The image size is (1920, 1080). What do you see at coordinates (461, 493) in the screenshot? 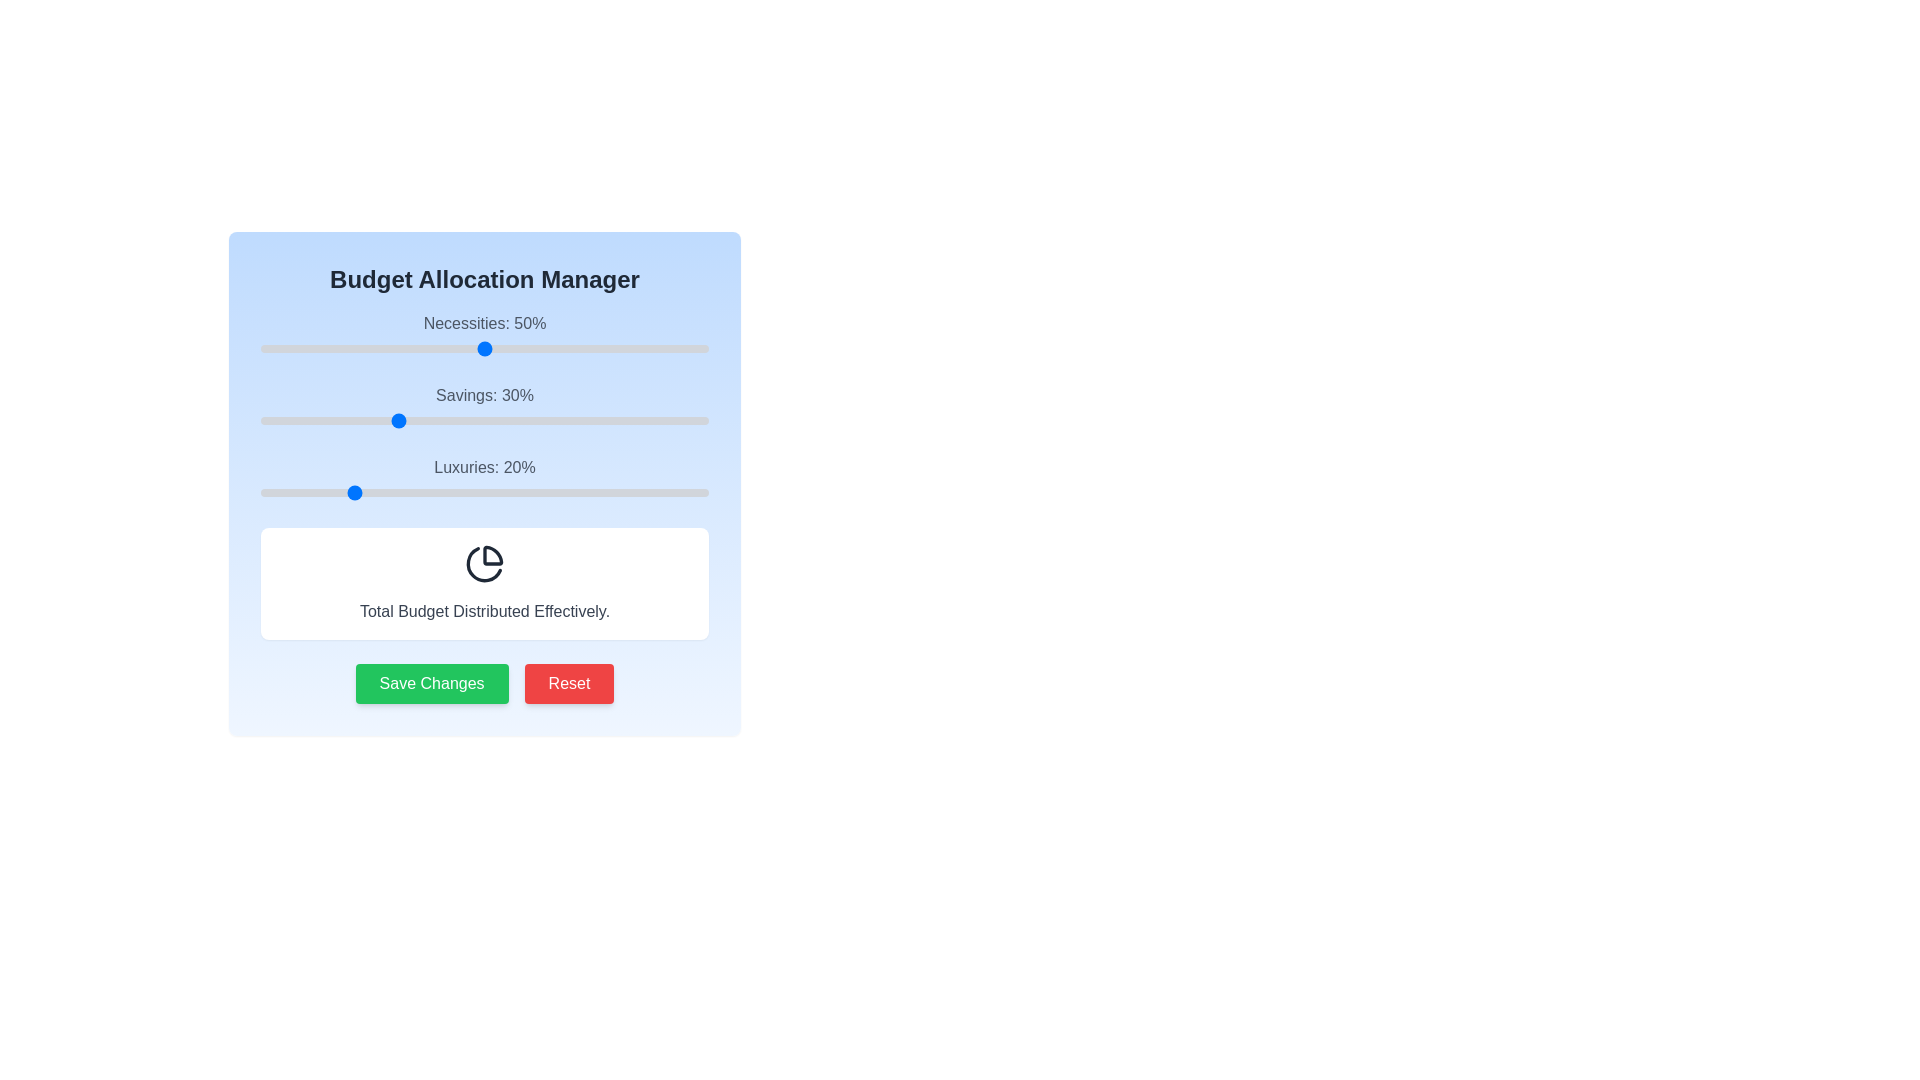
I see `luxuries percentage` at bounding box center [461, 493].